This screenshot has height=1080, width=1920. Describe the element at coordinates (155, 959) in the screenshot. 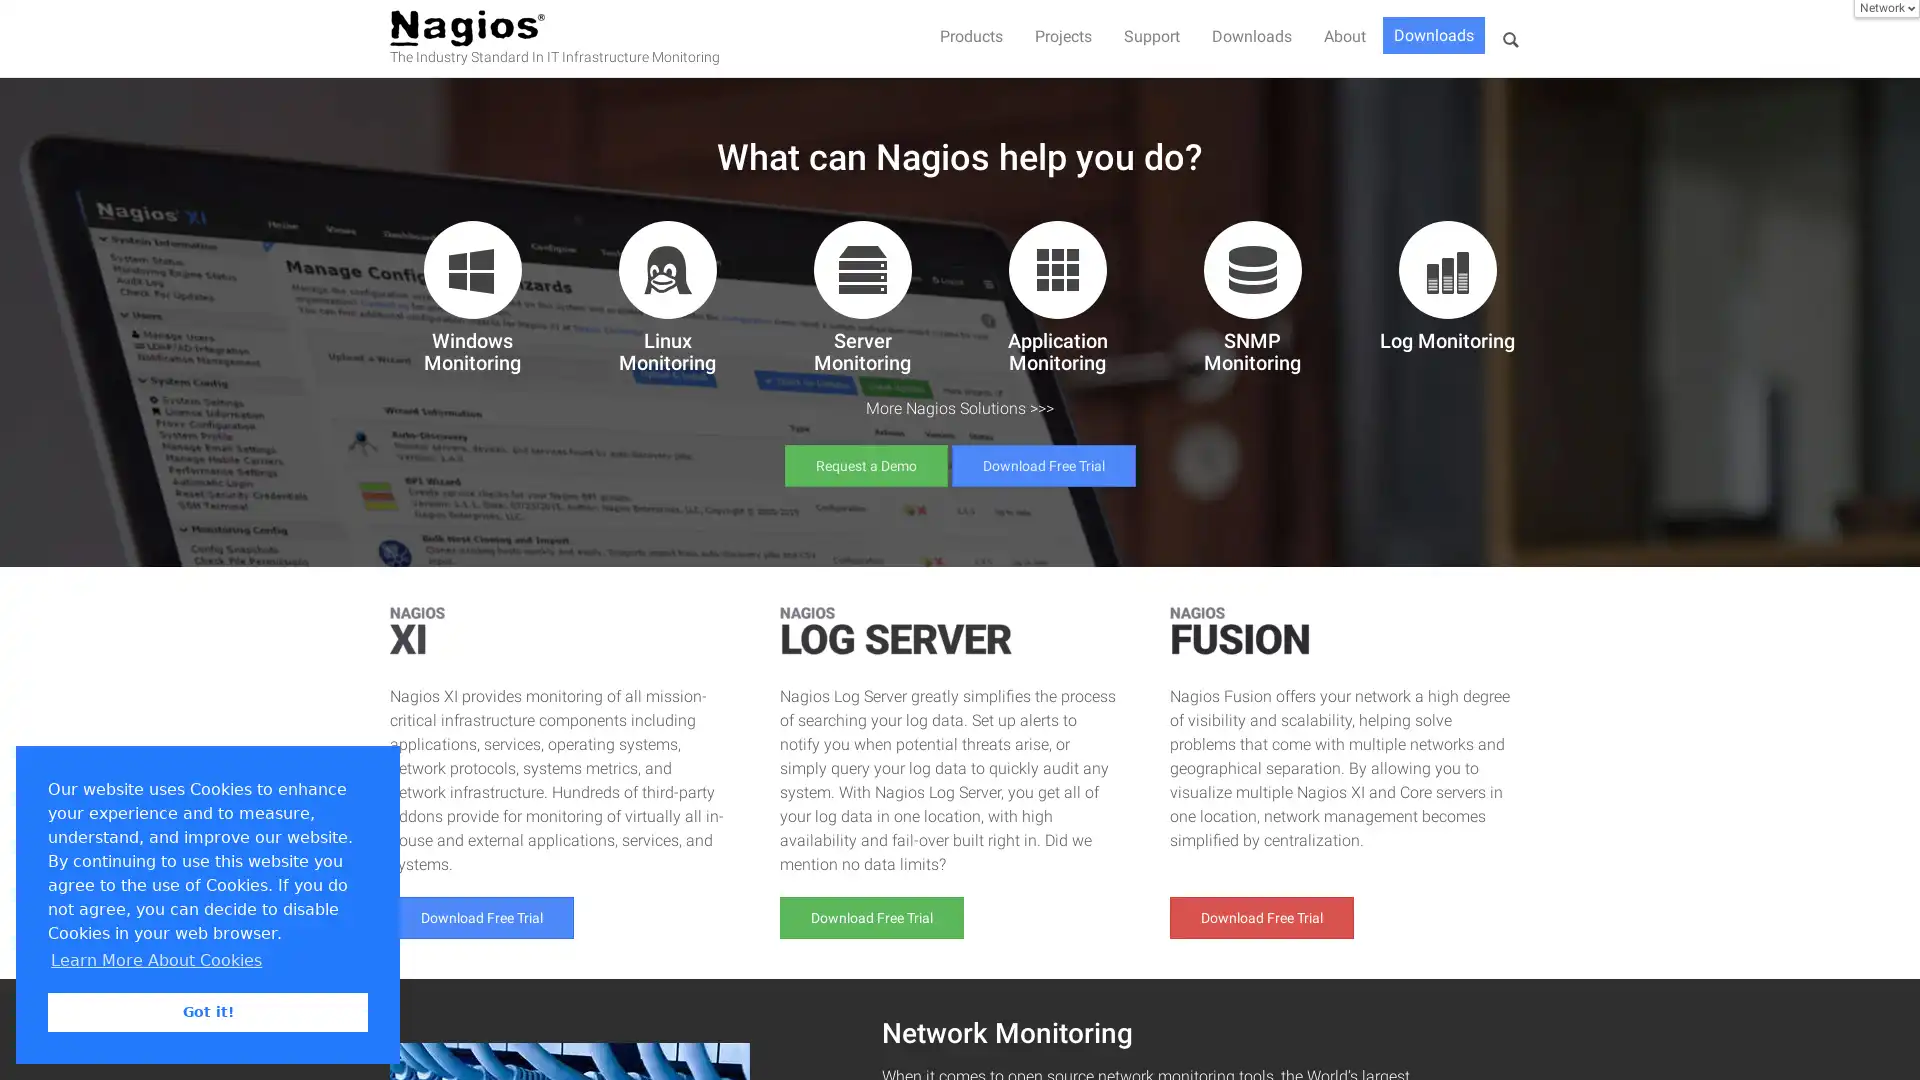

I see `learn more about cookies` at that location.